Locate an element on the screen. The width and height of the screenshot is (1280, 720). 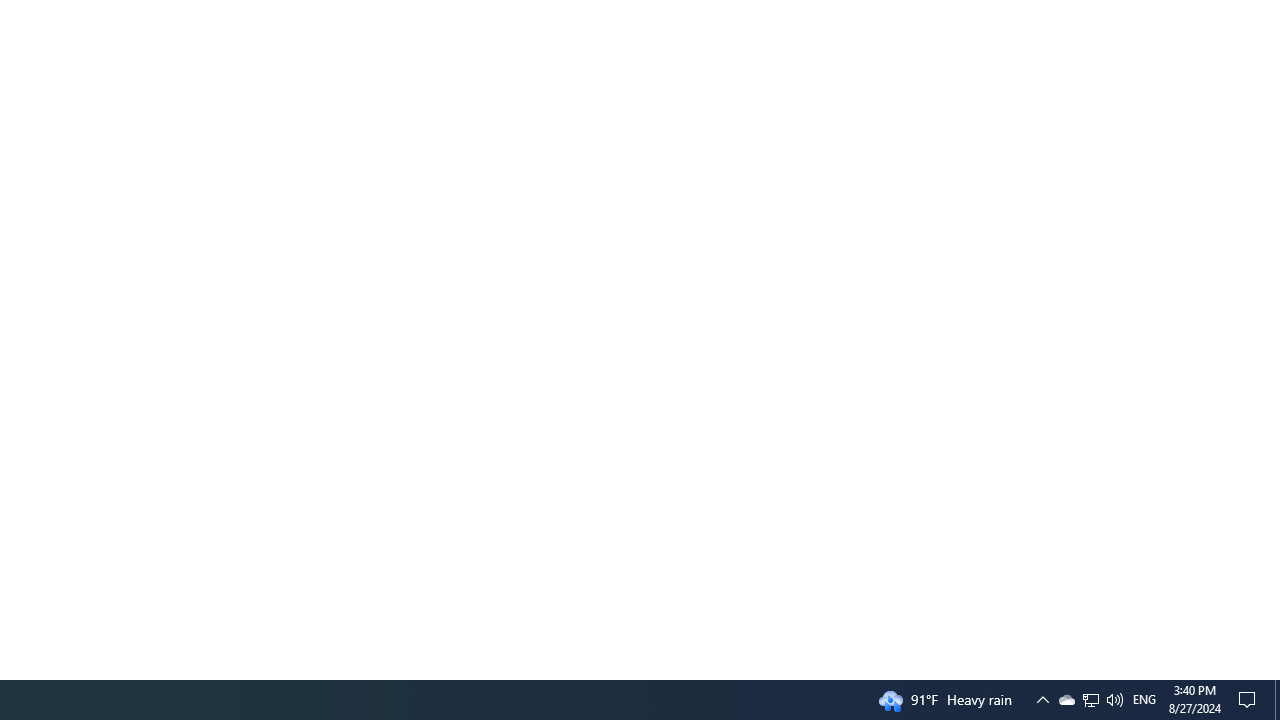
'Tray Input Indicator - English (United States)' is located at coordinates (1090, 698).